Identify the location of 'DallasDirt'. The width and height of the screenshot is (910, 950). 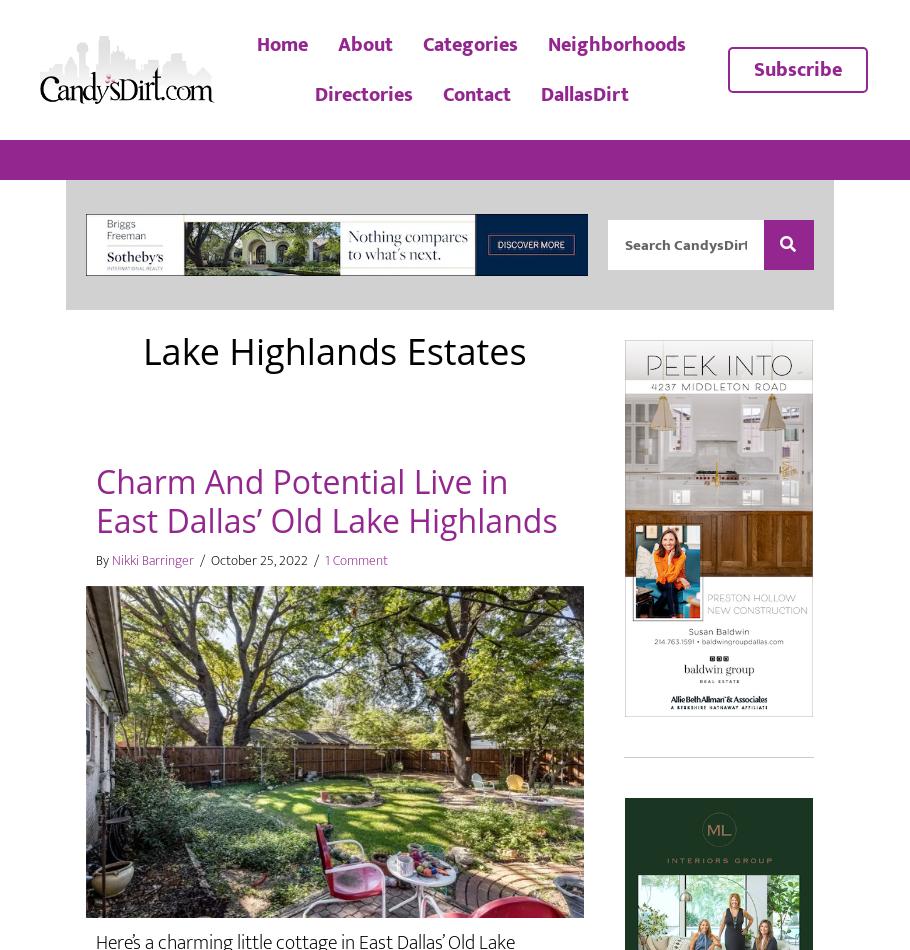
(584, 95).